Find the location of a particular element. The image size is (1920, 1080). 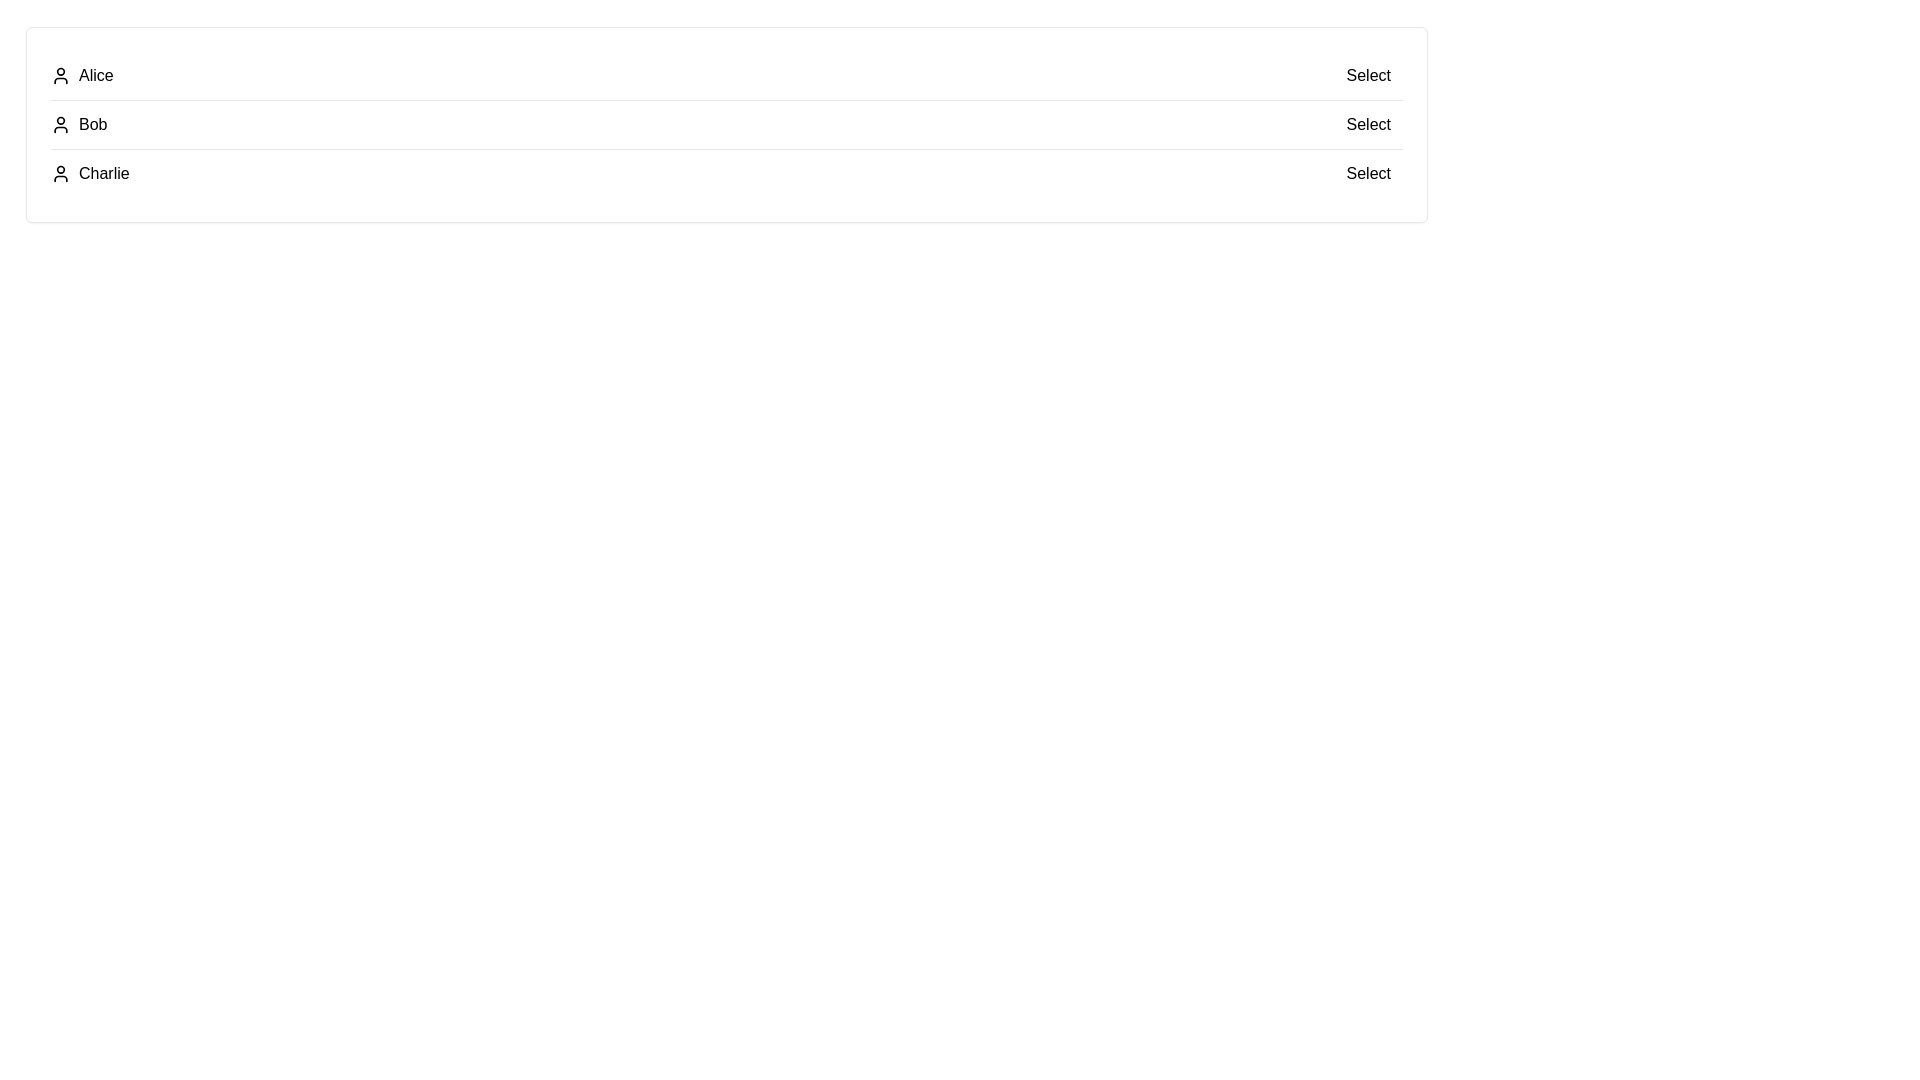

the 'Select' button for the user Alice is located at coordinates (1367, 75).